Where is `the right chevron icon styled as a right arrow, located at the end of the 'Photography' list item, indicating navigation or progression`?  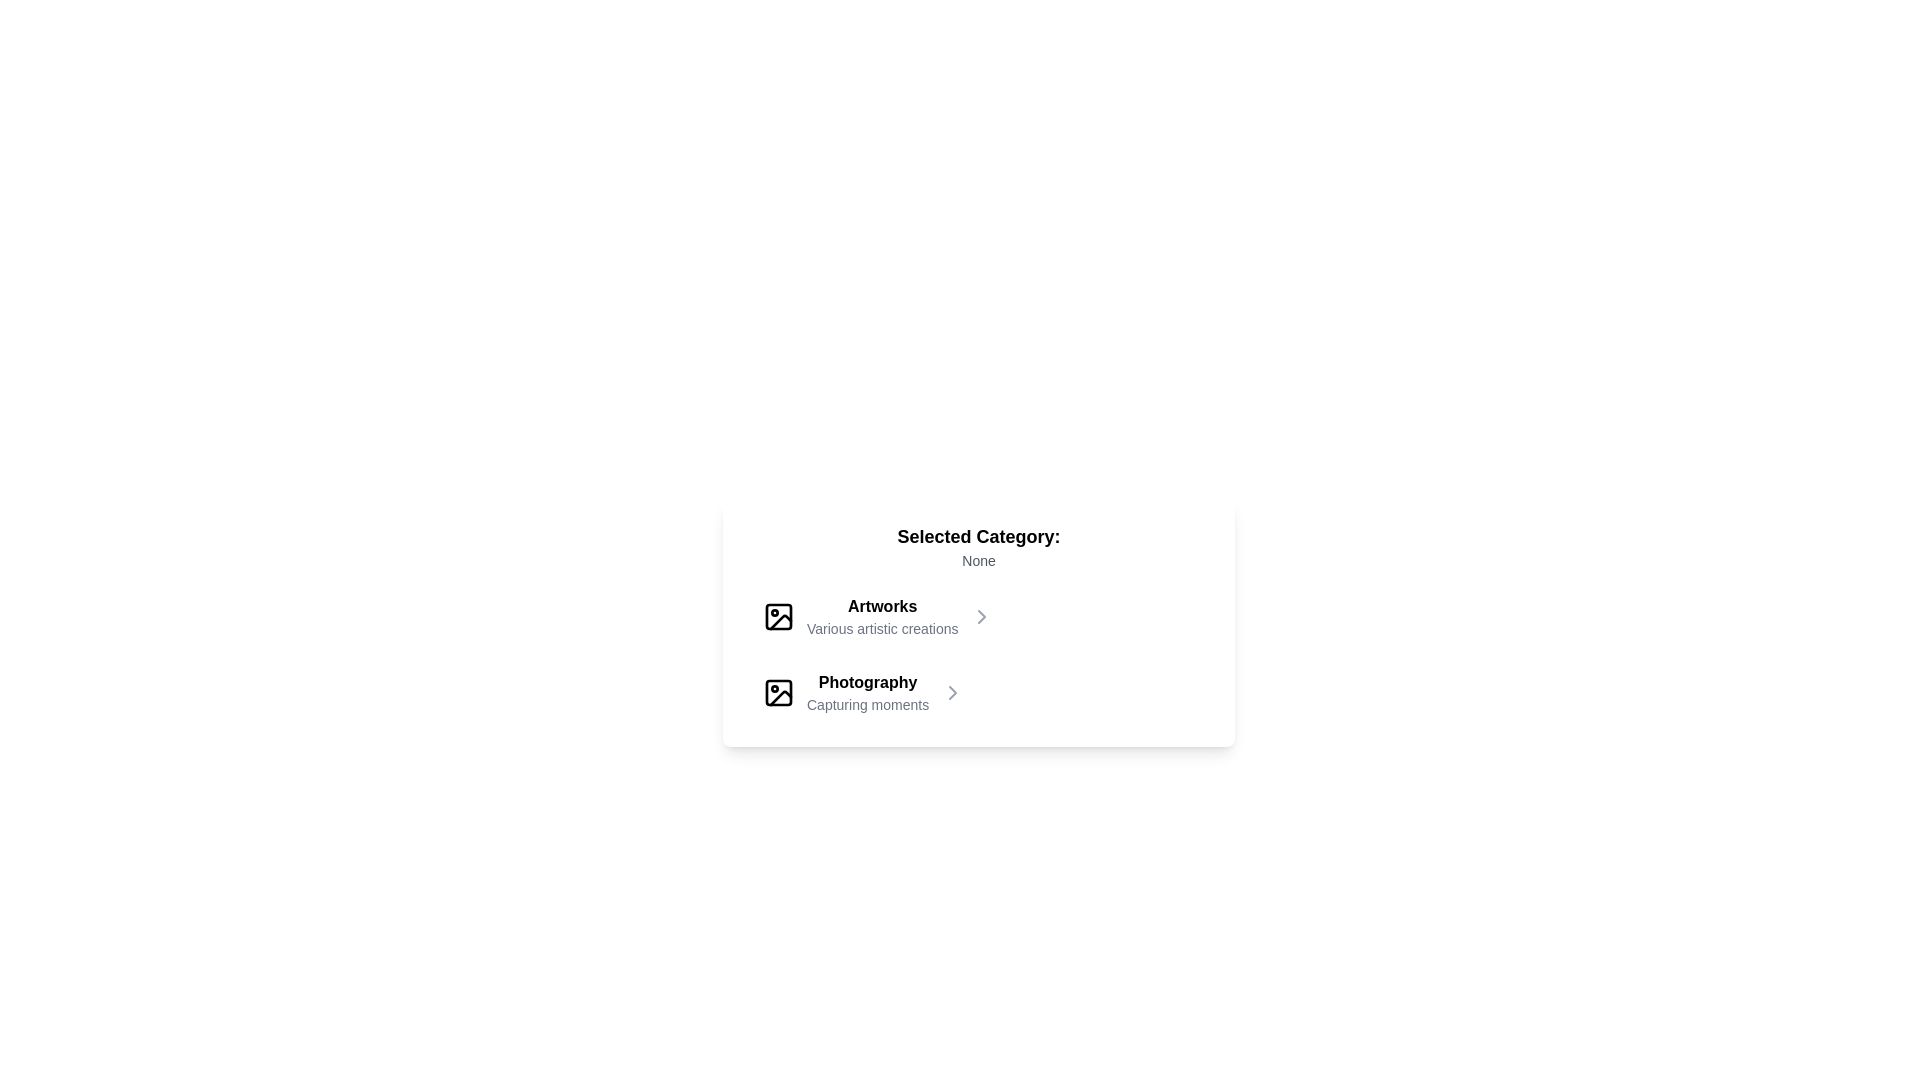
the right chevron icon styled as a right arrow, located at the end of the 'Photography' list item, indicating navigation or progression is located at coordinates (952, 692).